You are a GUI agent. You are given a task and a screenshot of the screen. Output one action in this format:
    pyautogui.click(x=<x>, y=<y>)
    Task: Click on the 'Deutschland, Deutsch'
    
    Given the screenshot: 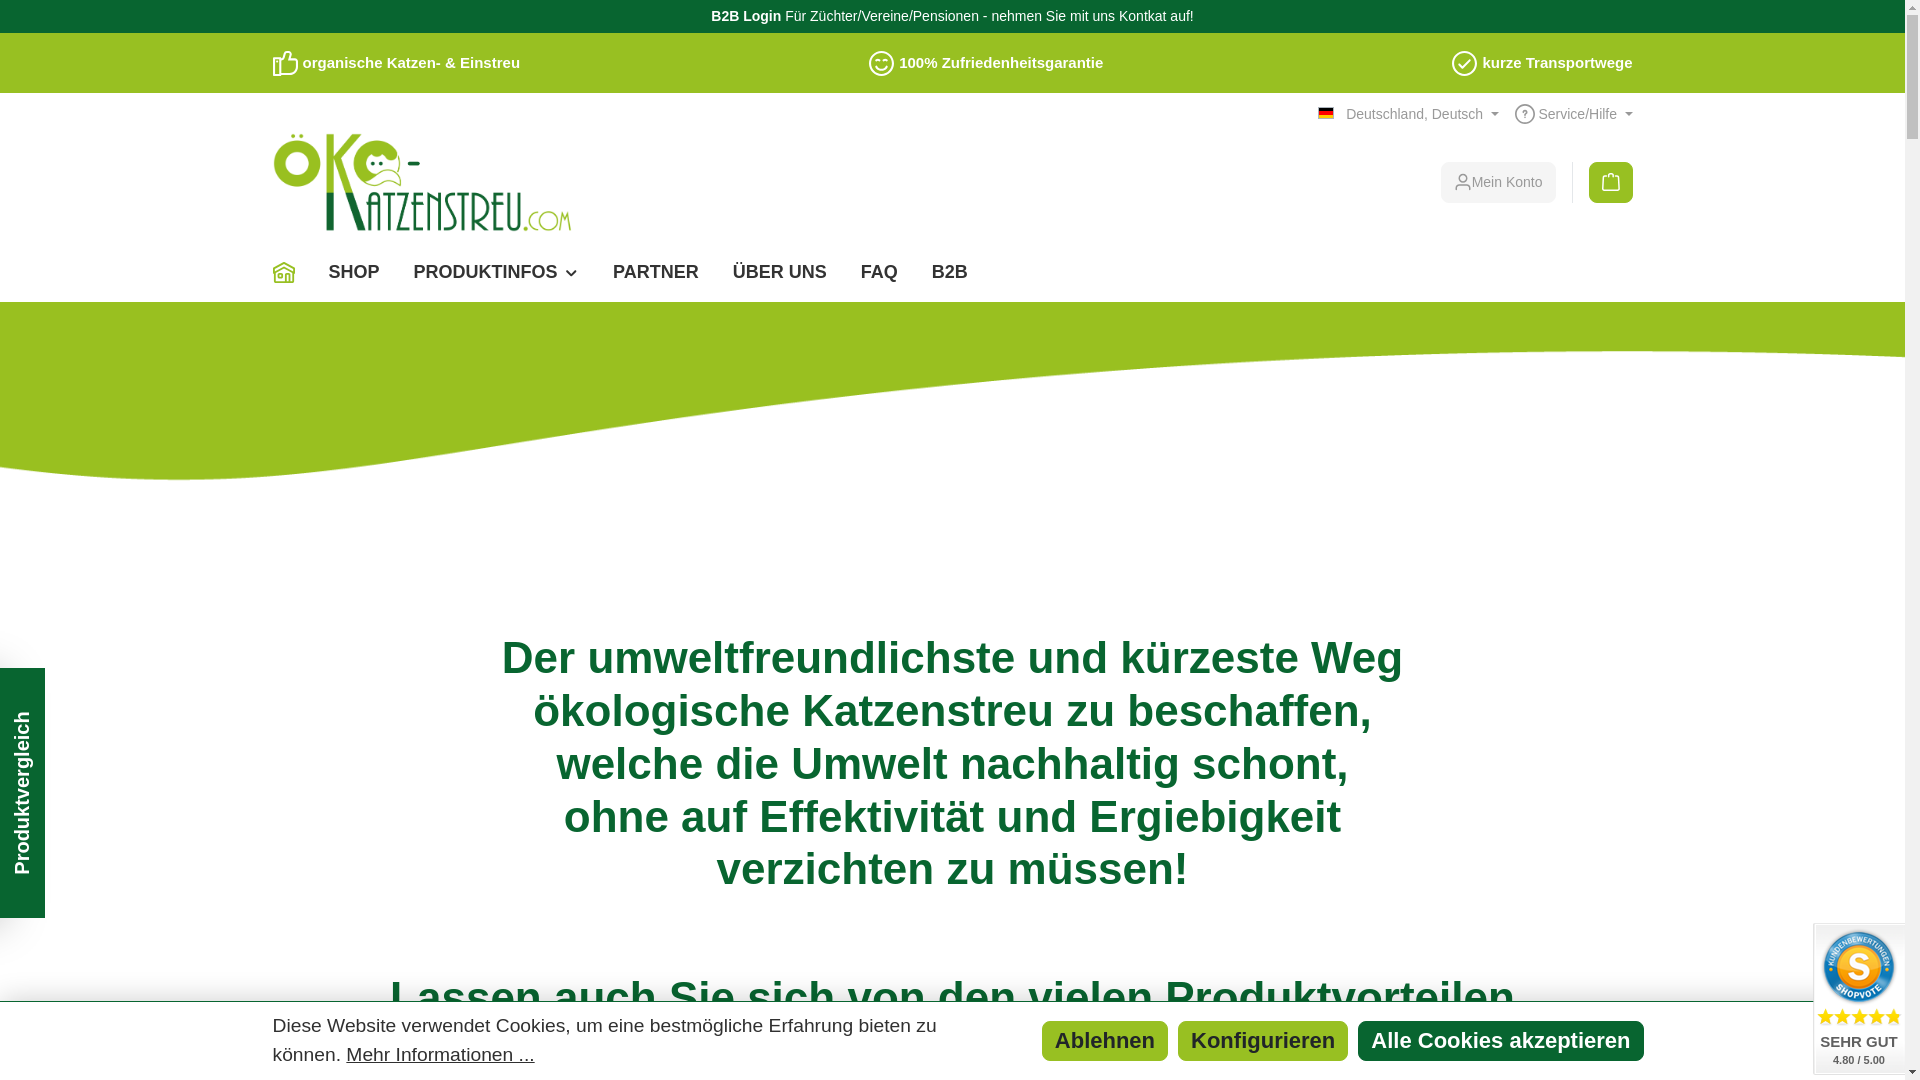 What is the action you would take?
    pyautogui.click(x=1318, y=114)
    